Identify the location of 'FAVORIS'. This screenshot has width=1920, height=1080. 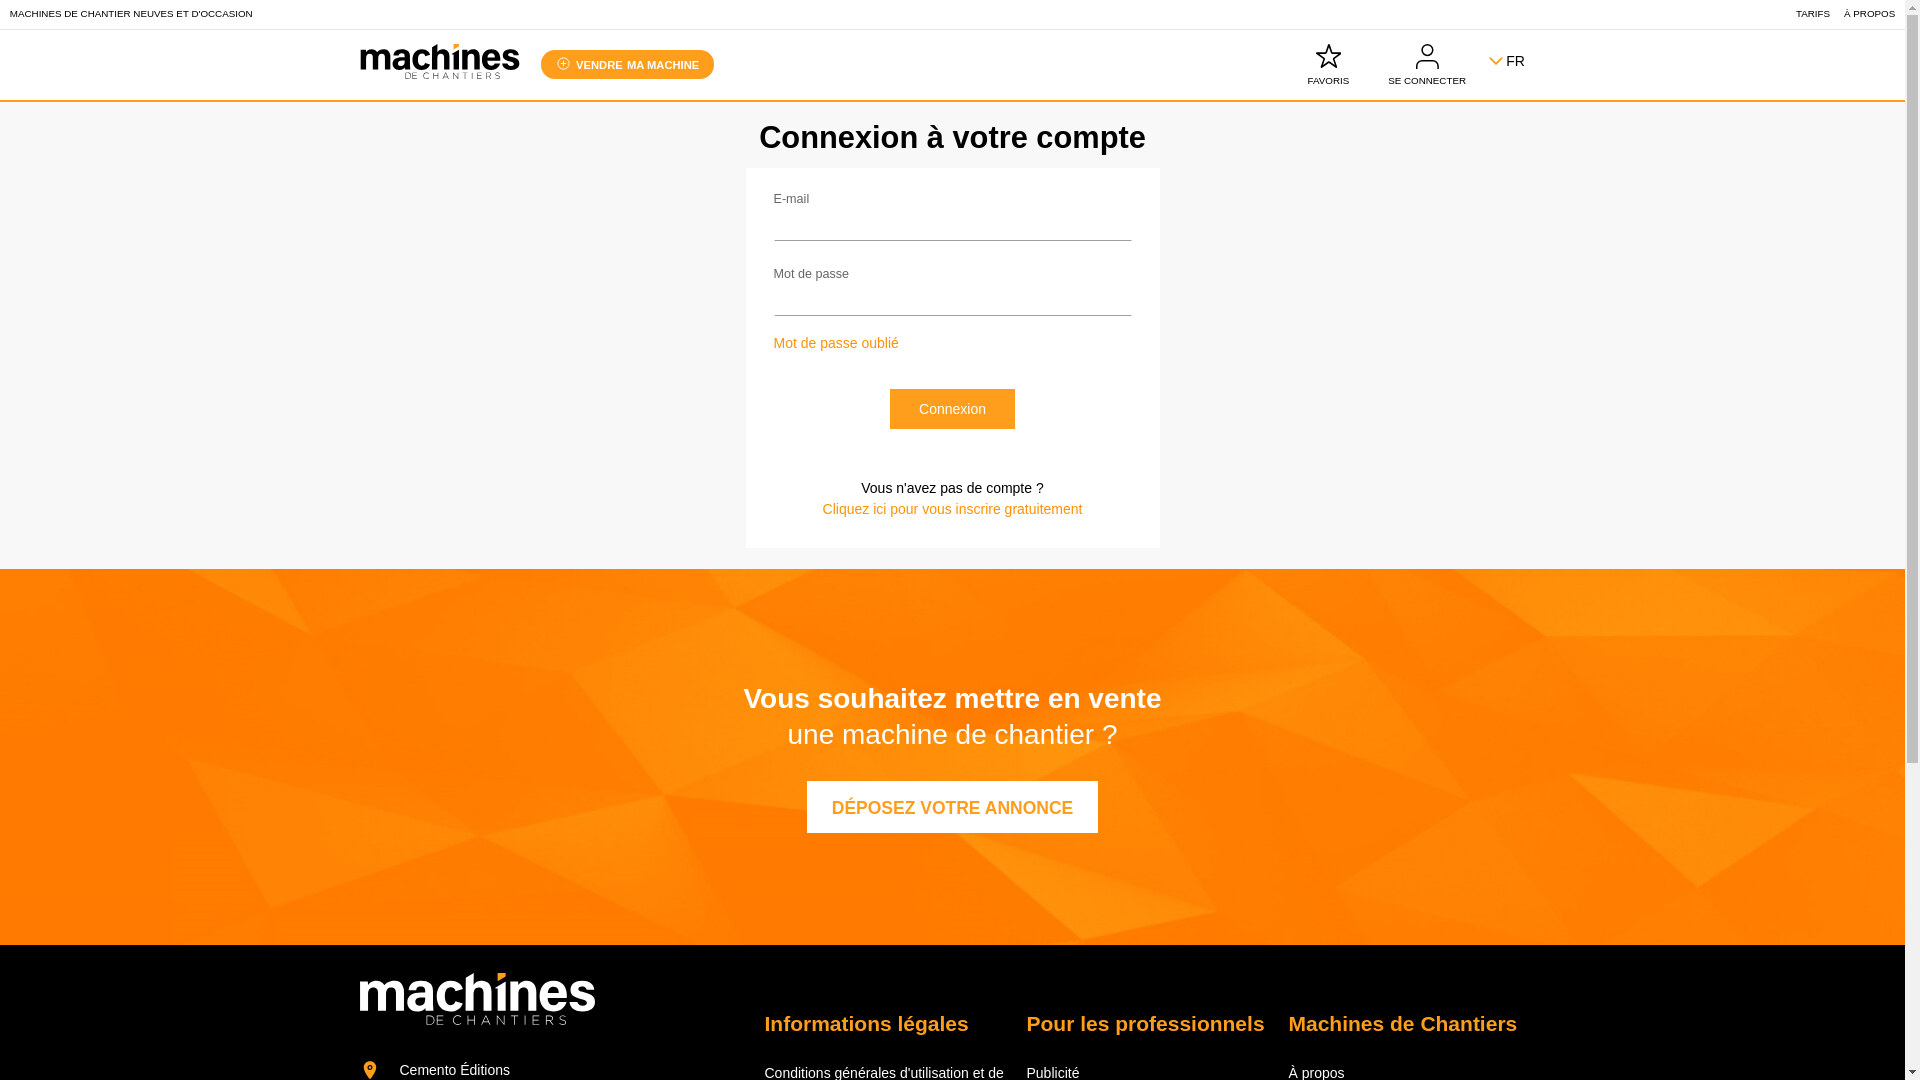
(1328, 64).